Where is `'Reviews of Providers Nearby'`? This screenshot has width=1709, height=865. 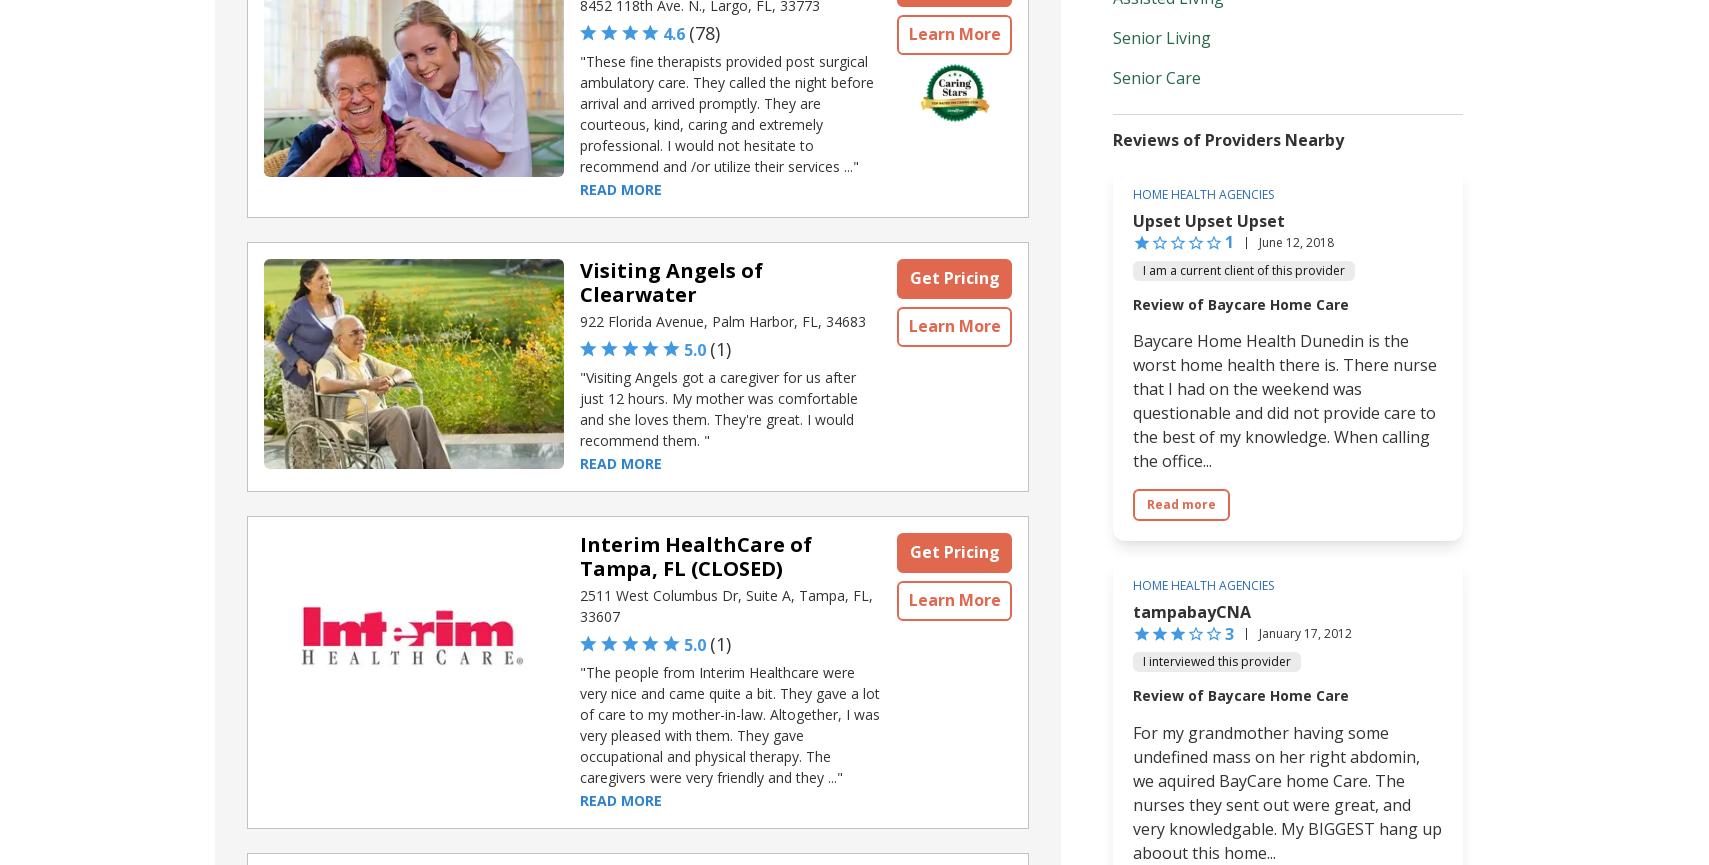 'Reviews of Providers Nearby' is located at coordinates (1113, 139).